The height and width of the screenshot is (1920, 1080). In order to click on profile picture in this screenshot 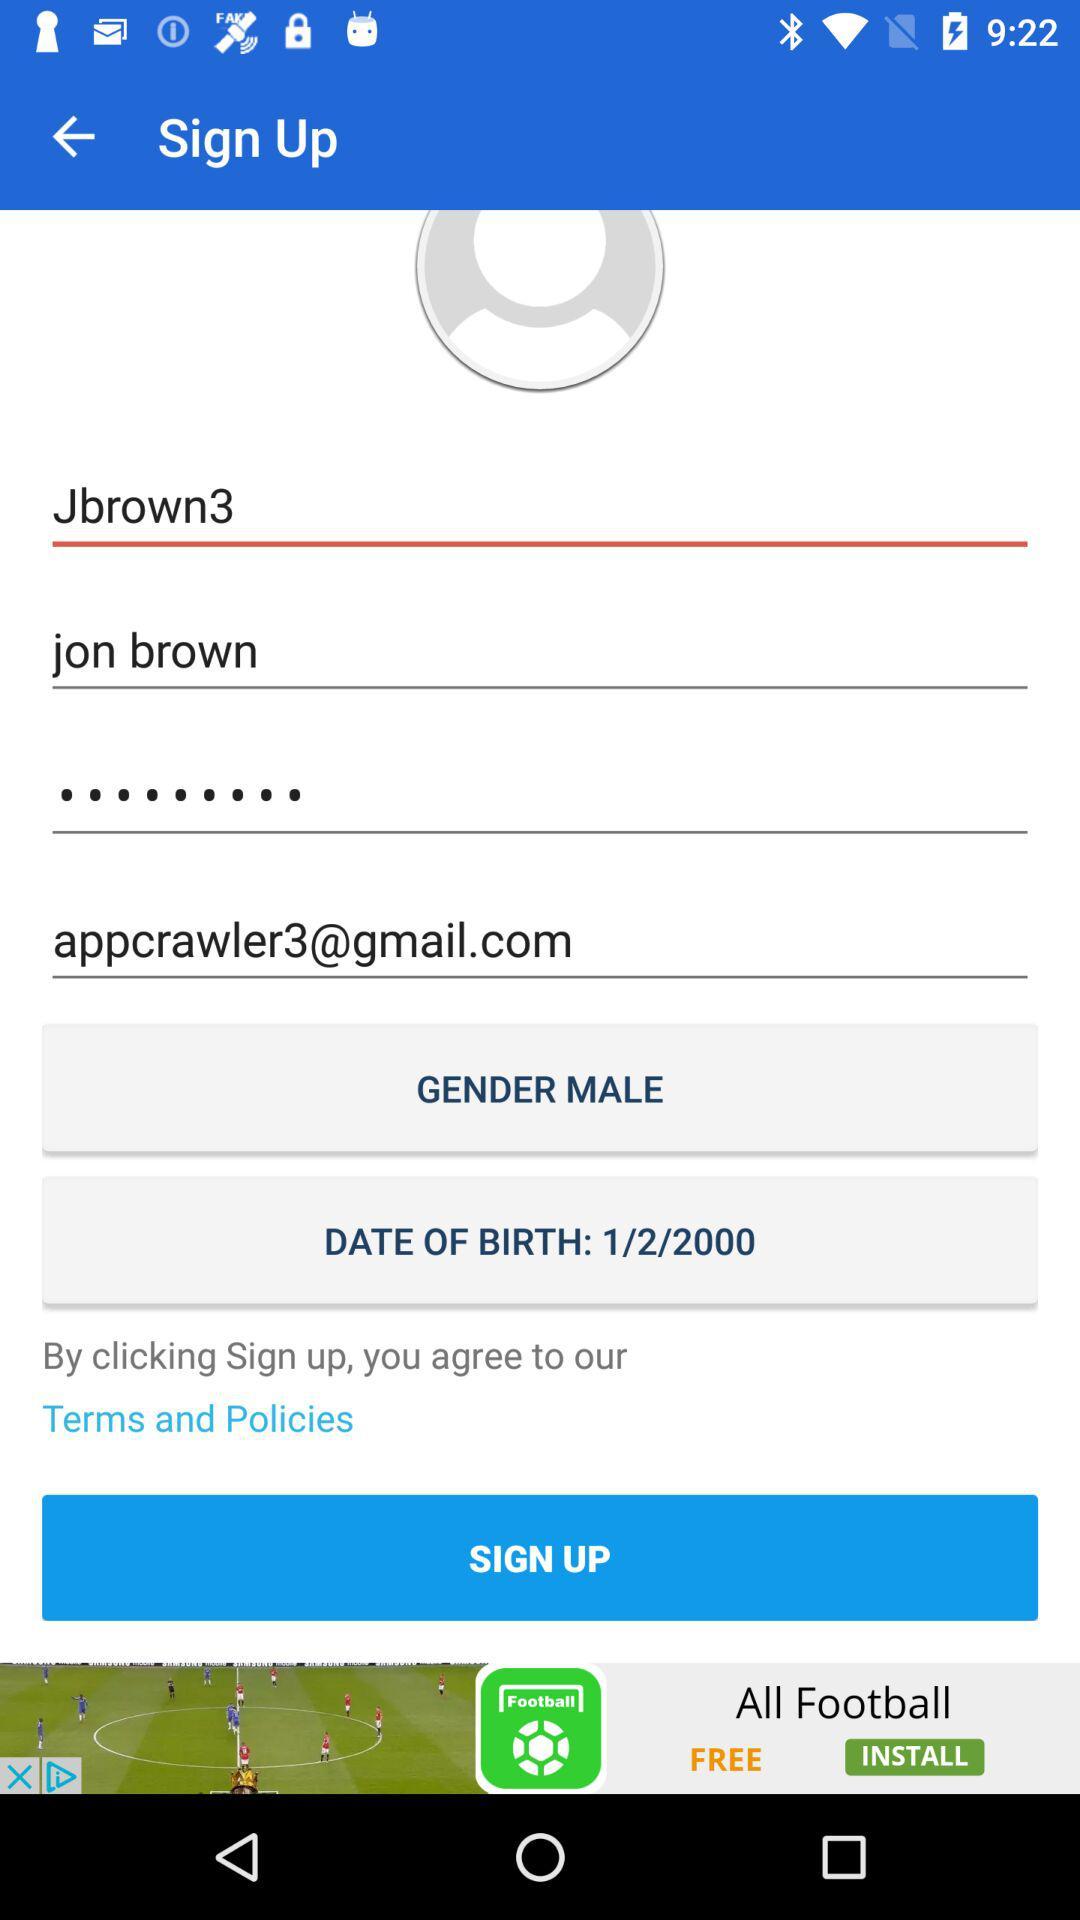, I will do `click(540, 300)`.